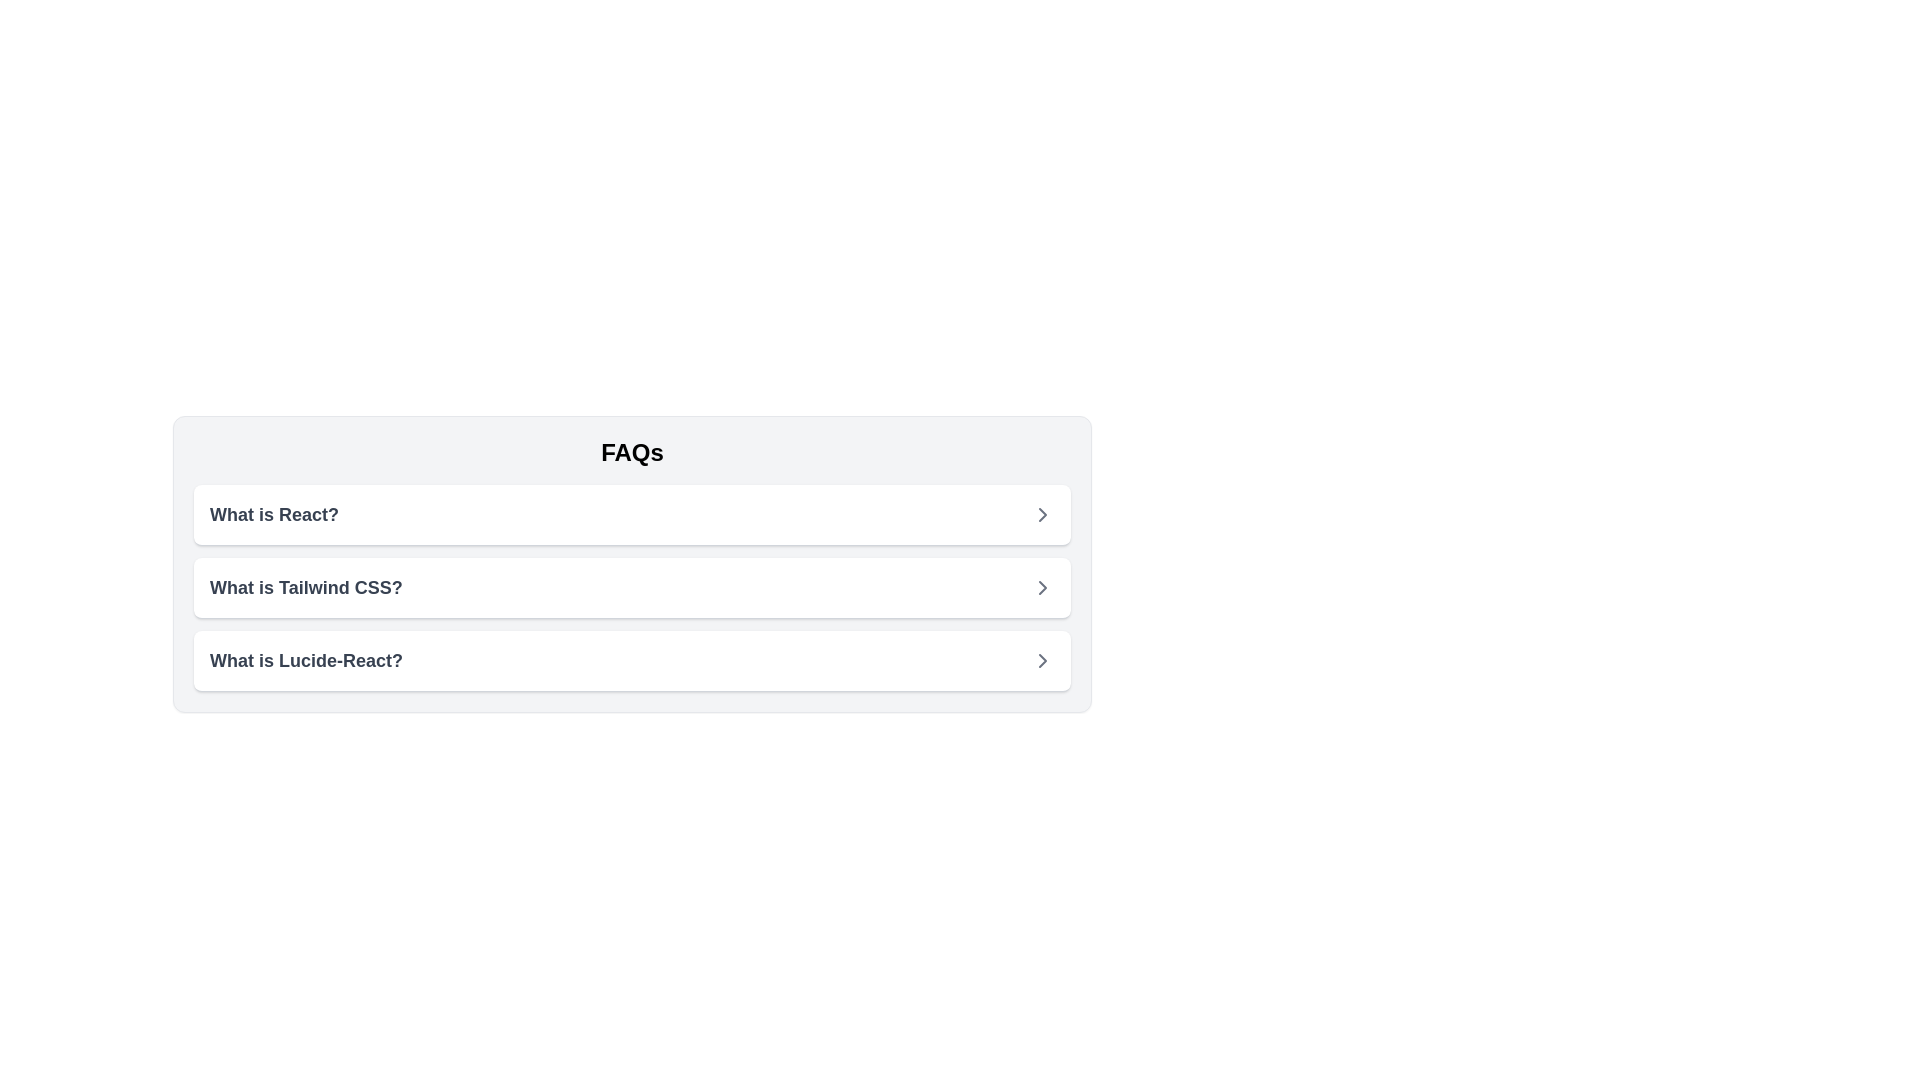 The width and height of the screenshot is (1920, 1080). What do you see at coordinates (305, 660) in the screenshot?
I see `the text label that identifies the third question in the FAQ section, which is situated below 'What is Tailwind CSS?' and above no other items` at bounding box center [305, 660].